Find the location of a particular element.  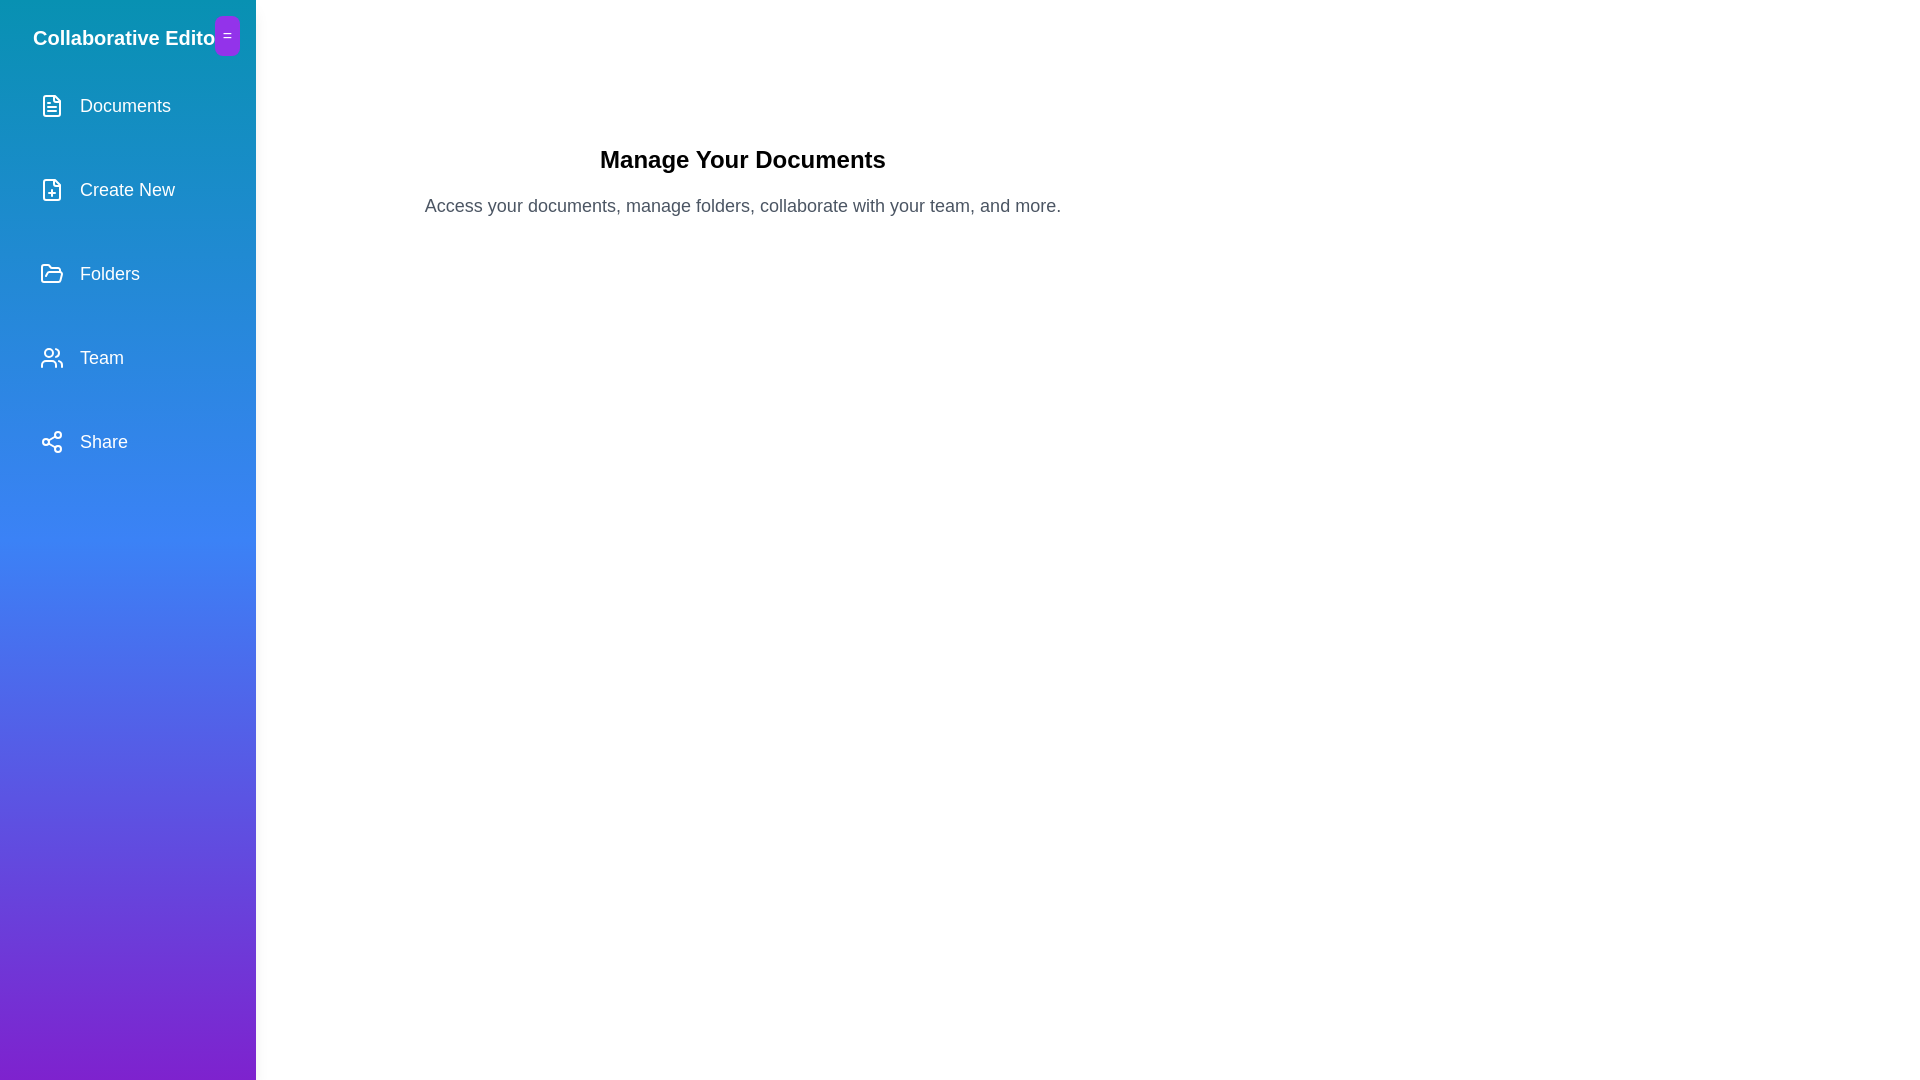

the menu item labeled Documents from the drawer is located at coordinates (127, 105).